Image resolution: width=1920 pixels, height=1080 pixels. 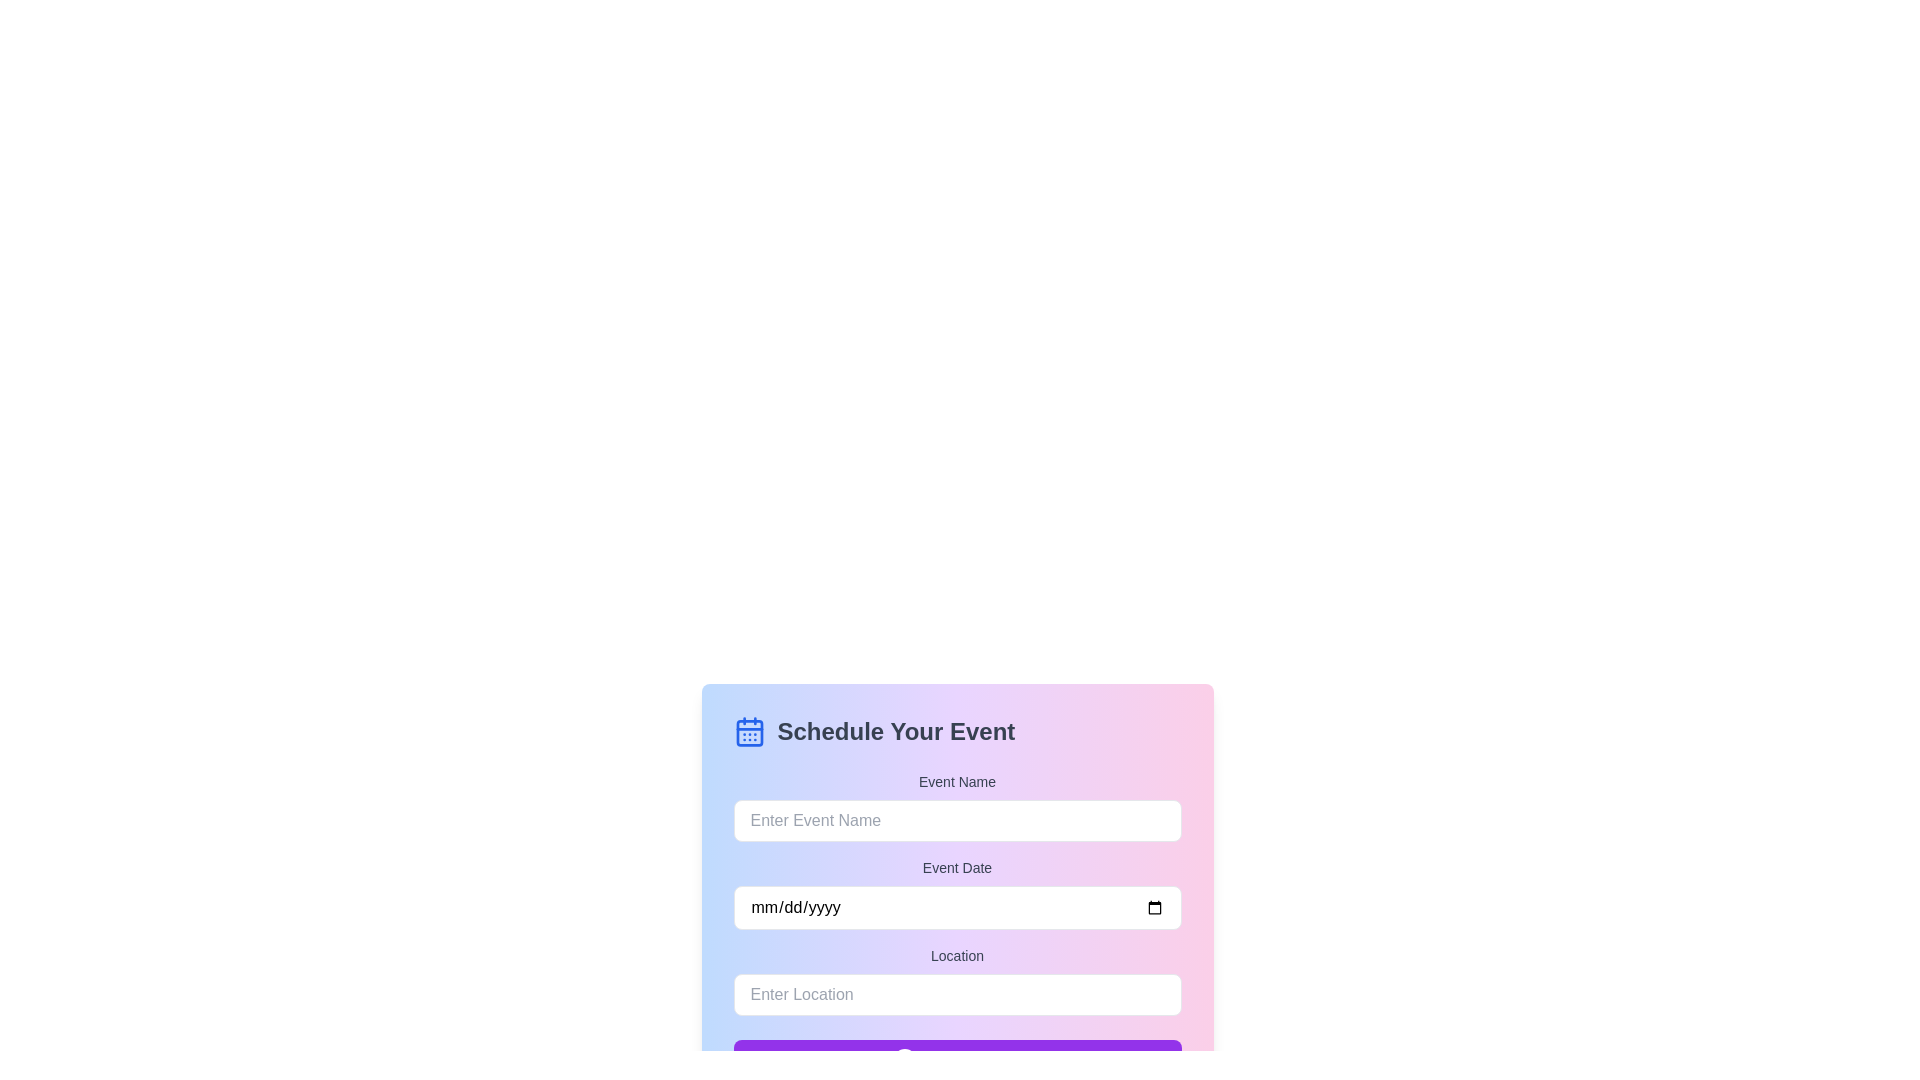 I want to click on the circular icon with a plus symbol (+) located on the left side of the 'Create Event' button near the bottom center of the interface, so click(x=903, y=1059).